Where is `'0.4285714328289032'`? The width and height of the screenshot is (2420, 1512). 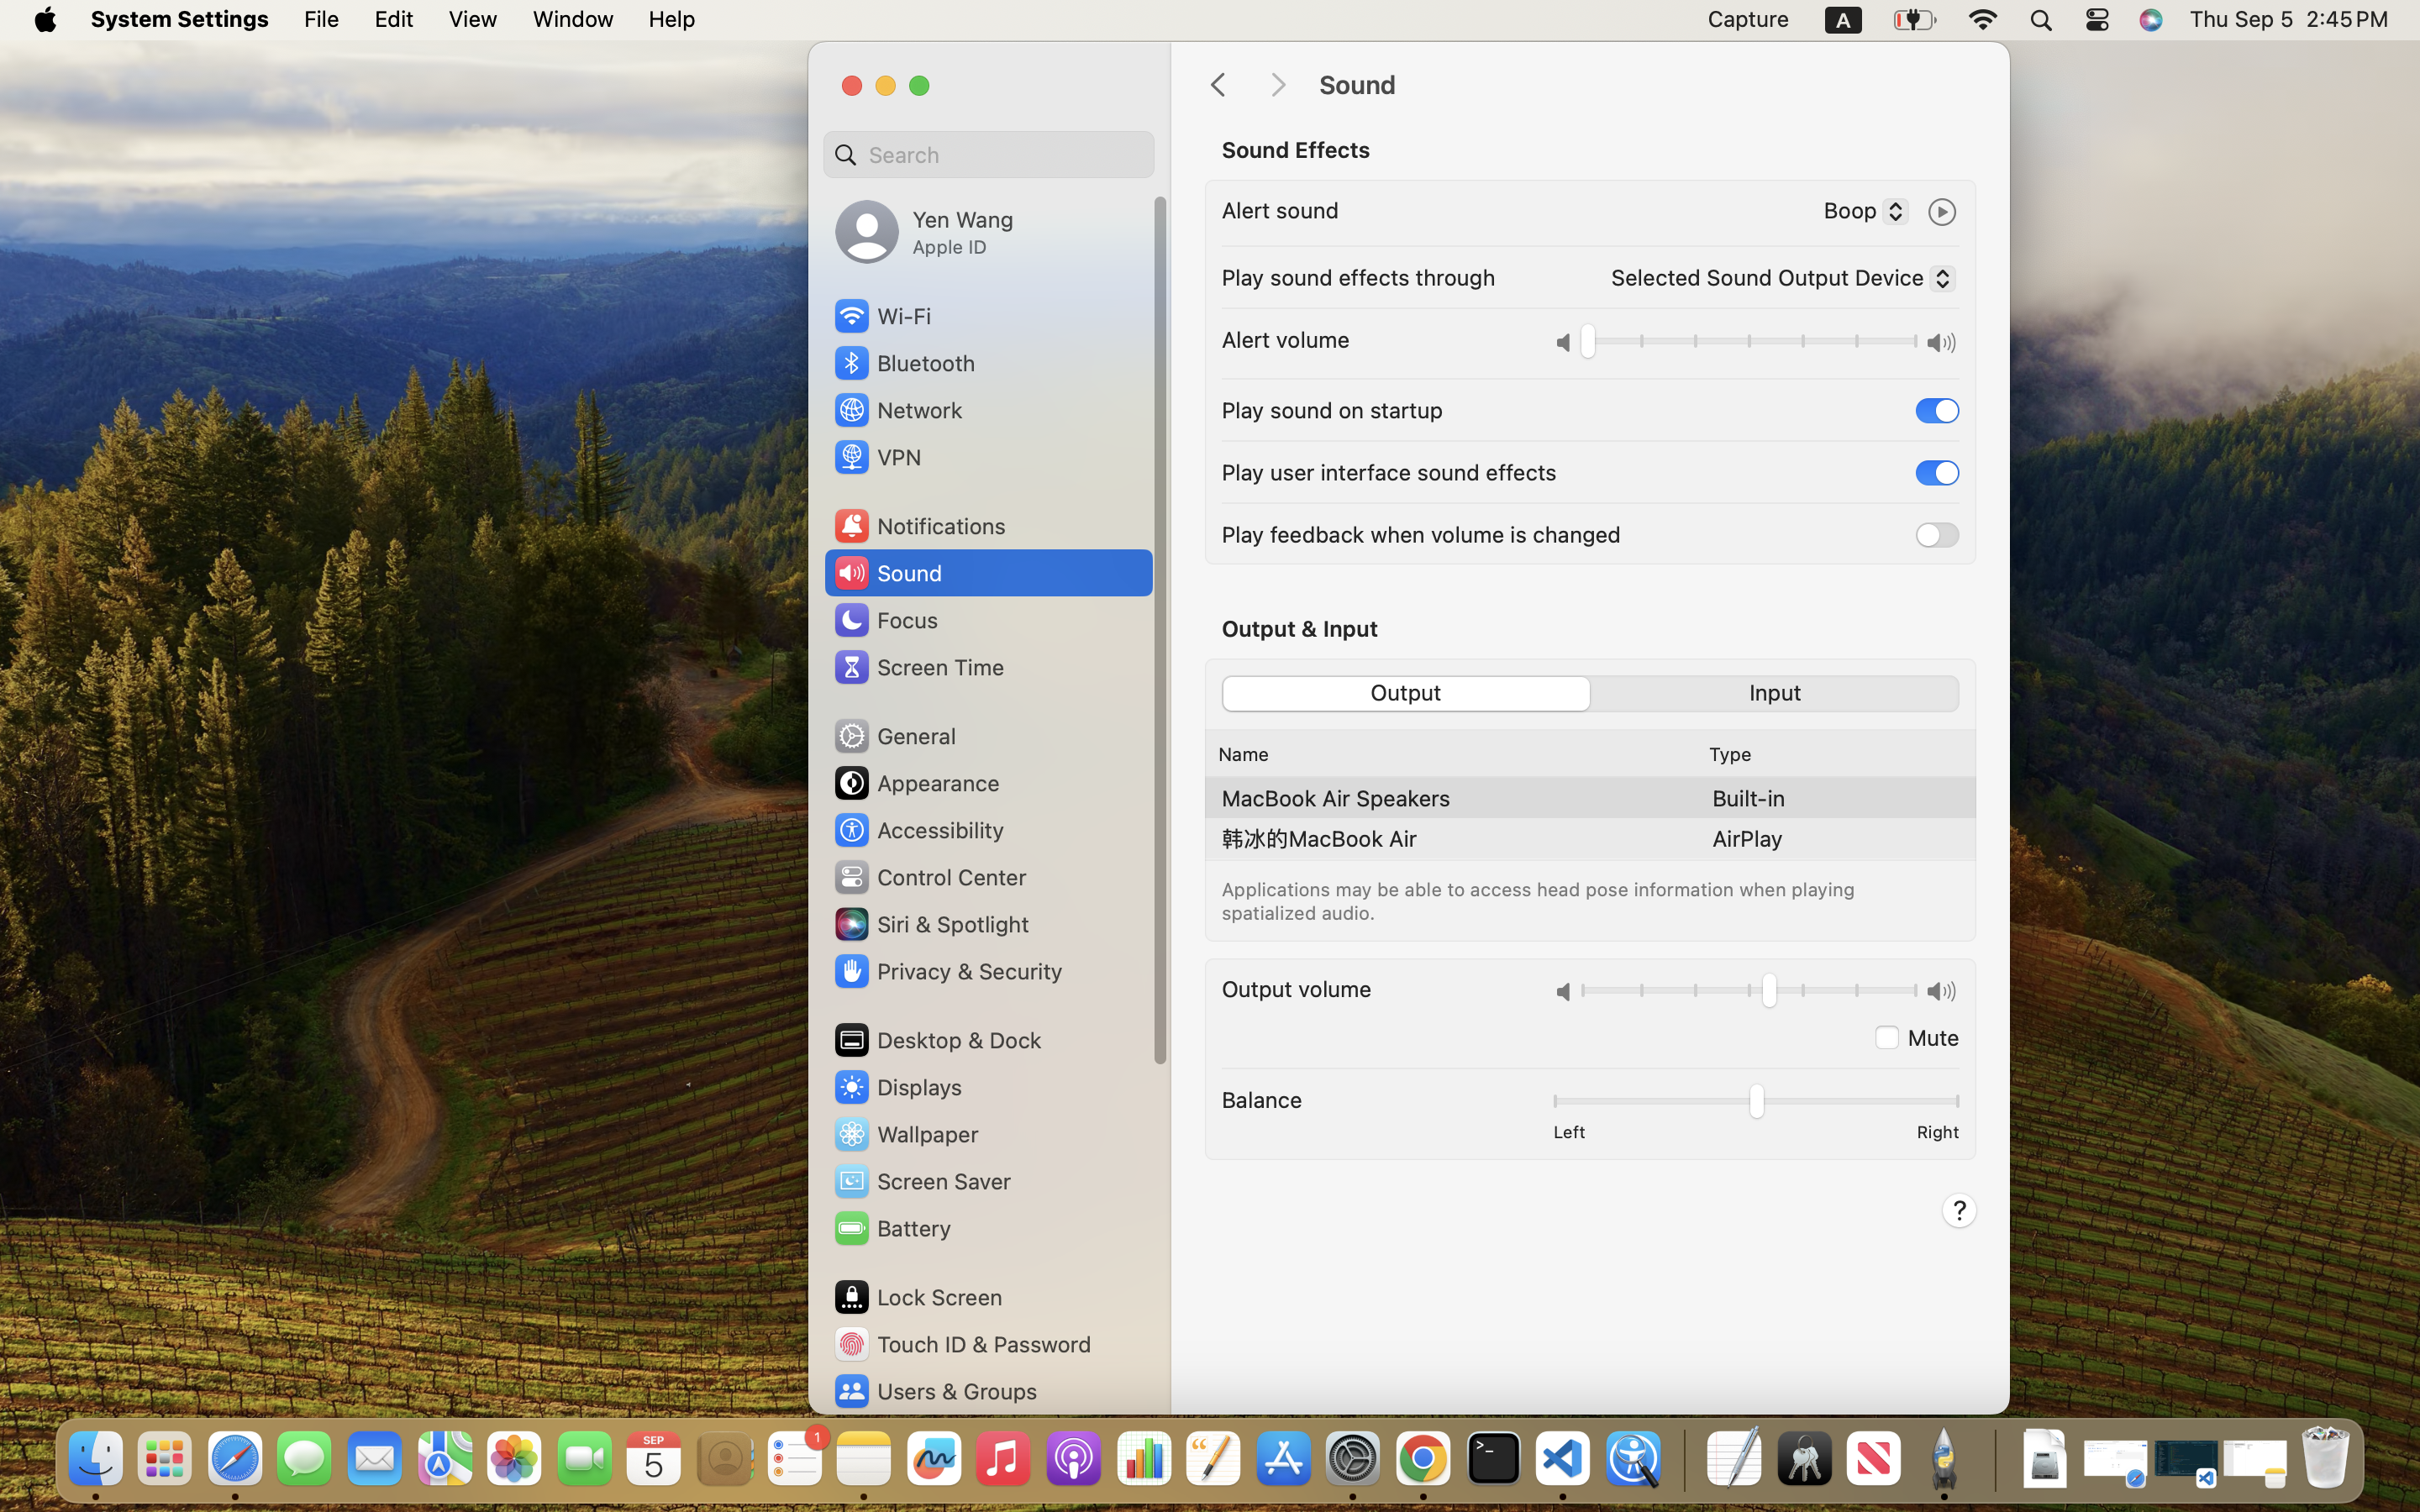
'0.4285714328289032' is located at coordinates (1681, 1459).